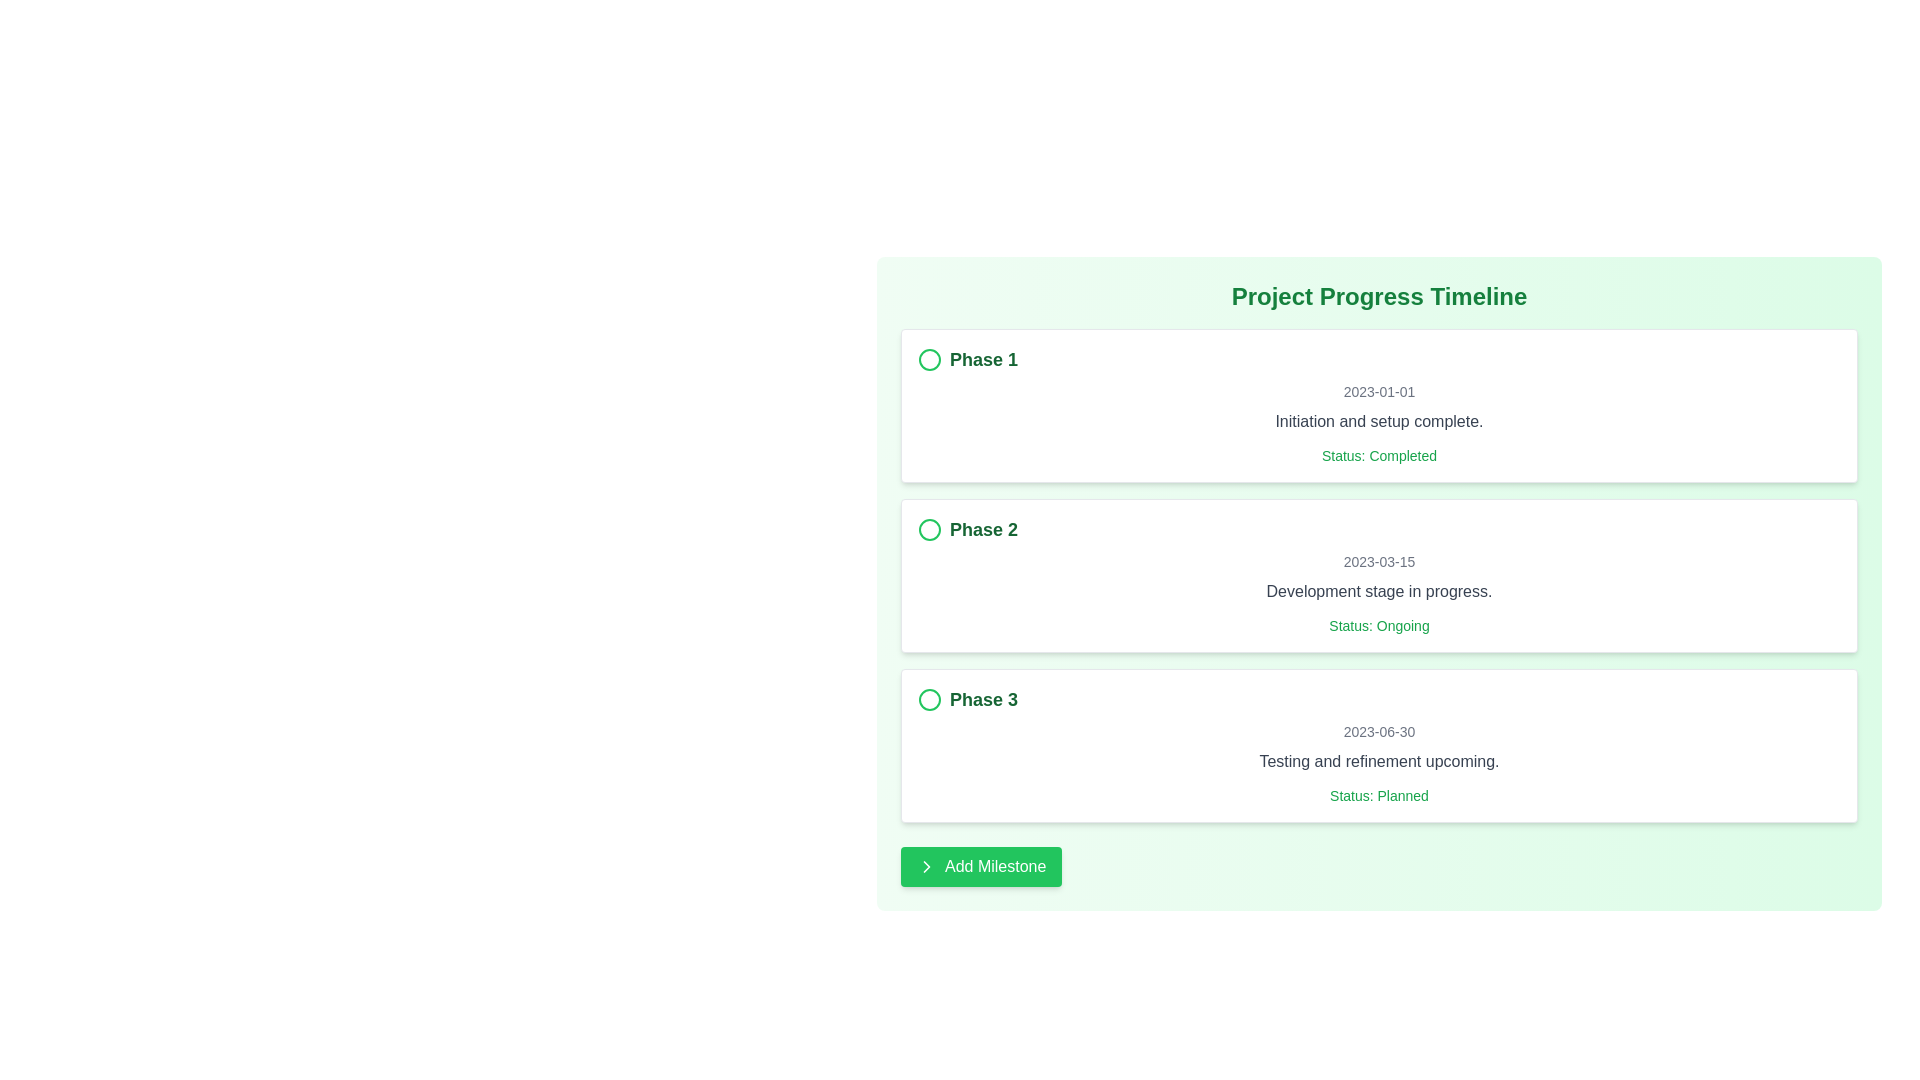 This screenshot has height=1080, width=1920. What do you see at coordinates (983, 698) in the screenshot?
I see `the 'Phase 3' text label, which is styled with a bold green font and is positioned in the third row of the Project Progress Timeline under the entries for 'Phase 1' and 'Phase 2'` at bounding box center [983, 698].